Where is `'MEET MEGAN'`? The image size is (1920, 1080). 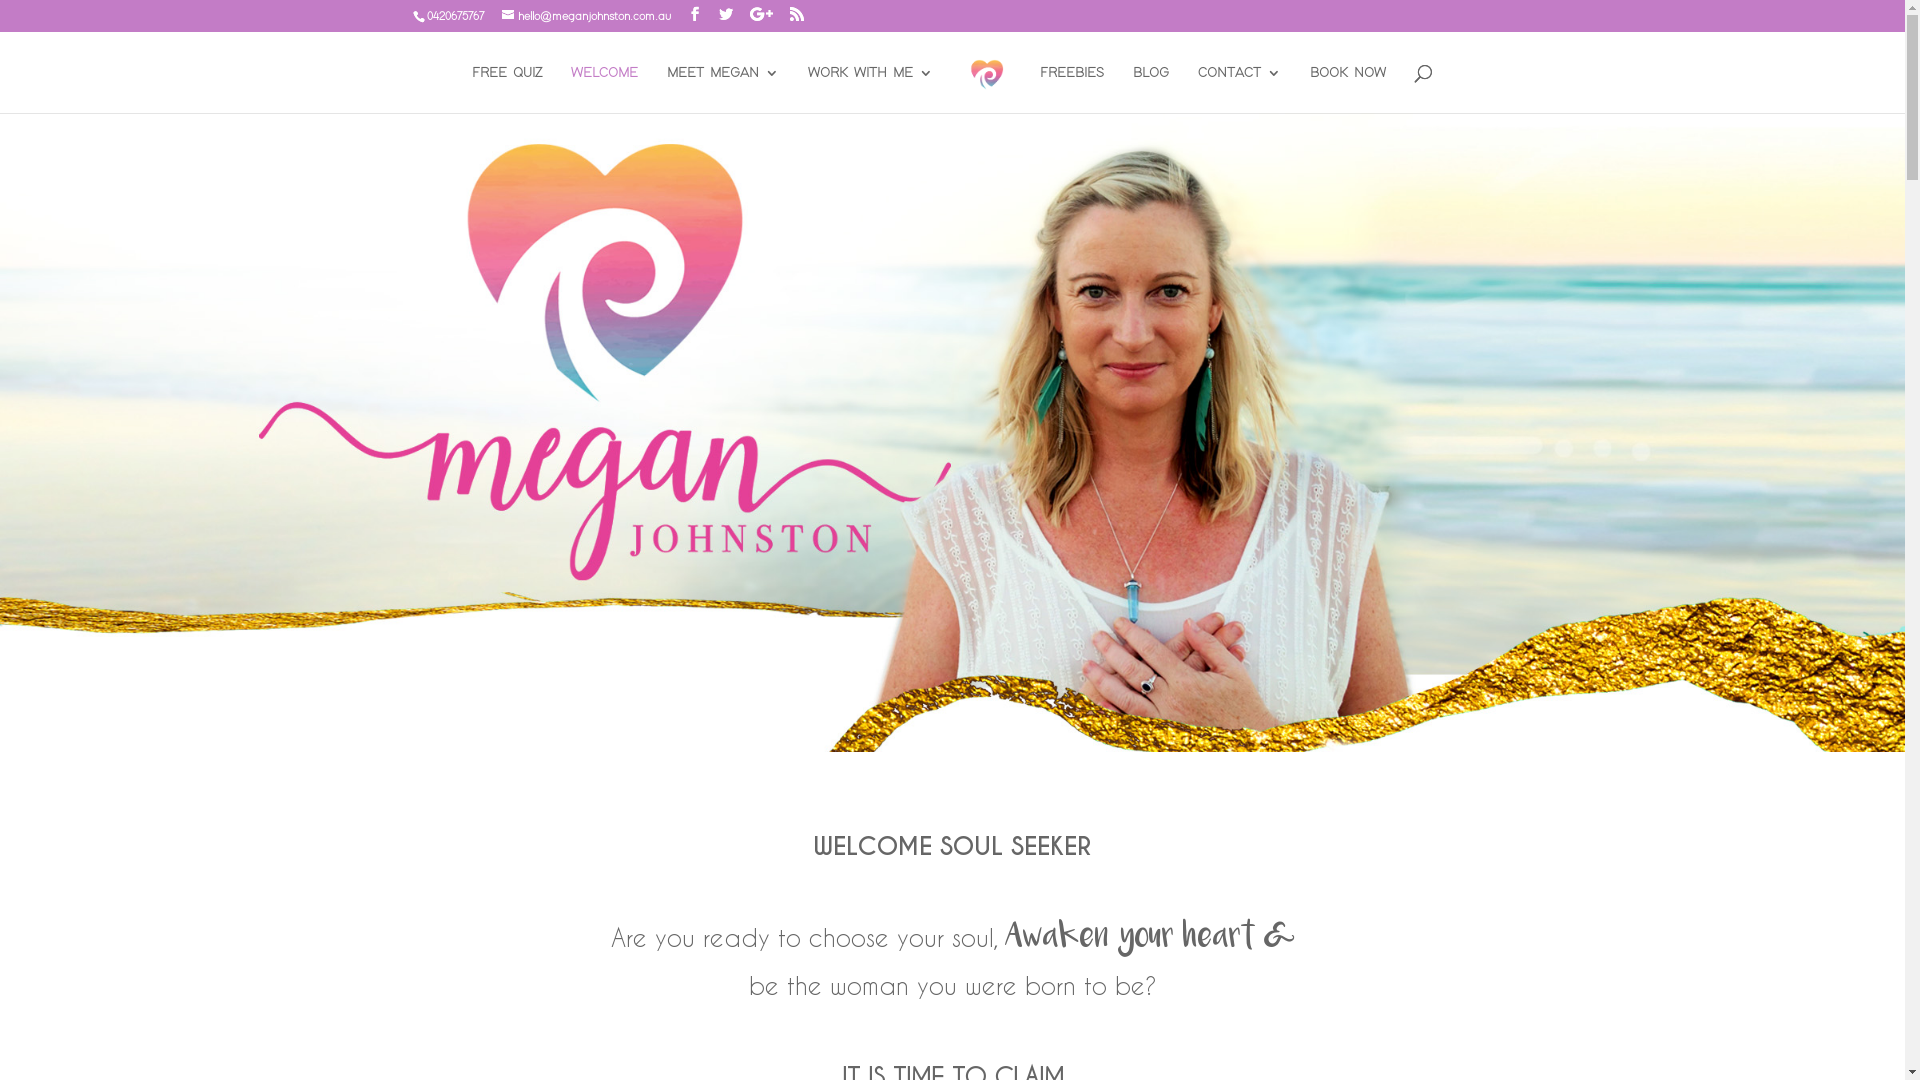
'MEET MEGAN' is located at coordinates (722, 88).